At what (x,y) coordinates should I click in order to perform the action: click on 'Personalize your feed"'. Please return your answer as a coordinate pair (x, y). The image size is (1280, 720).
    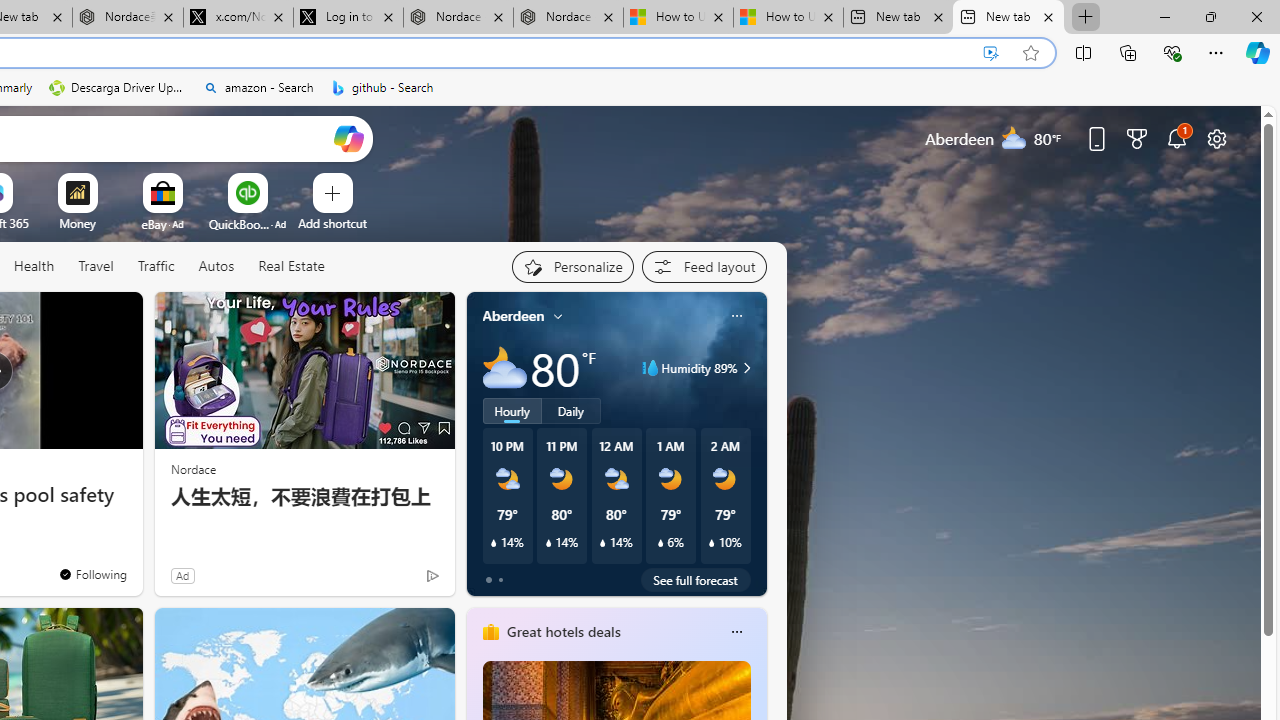
    Looking at the image, I should click on (571, 266).